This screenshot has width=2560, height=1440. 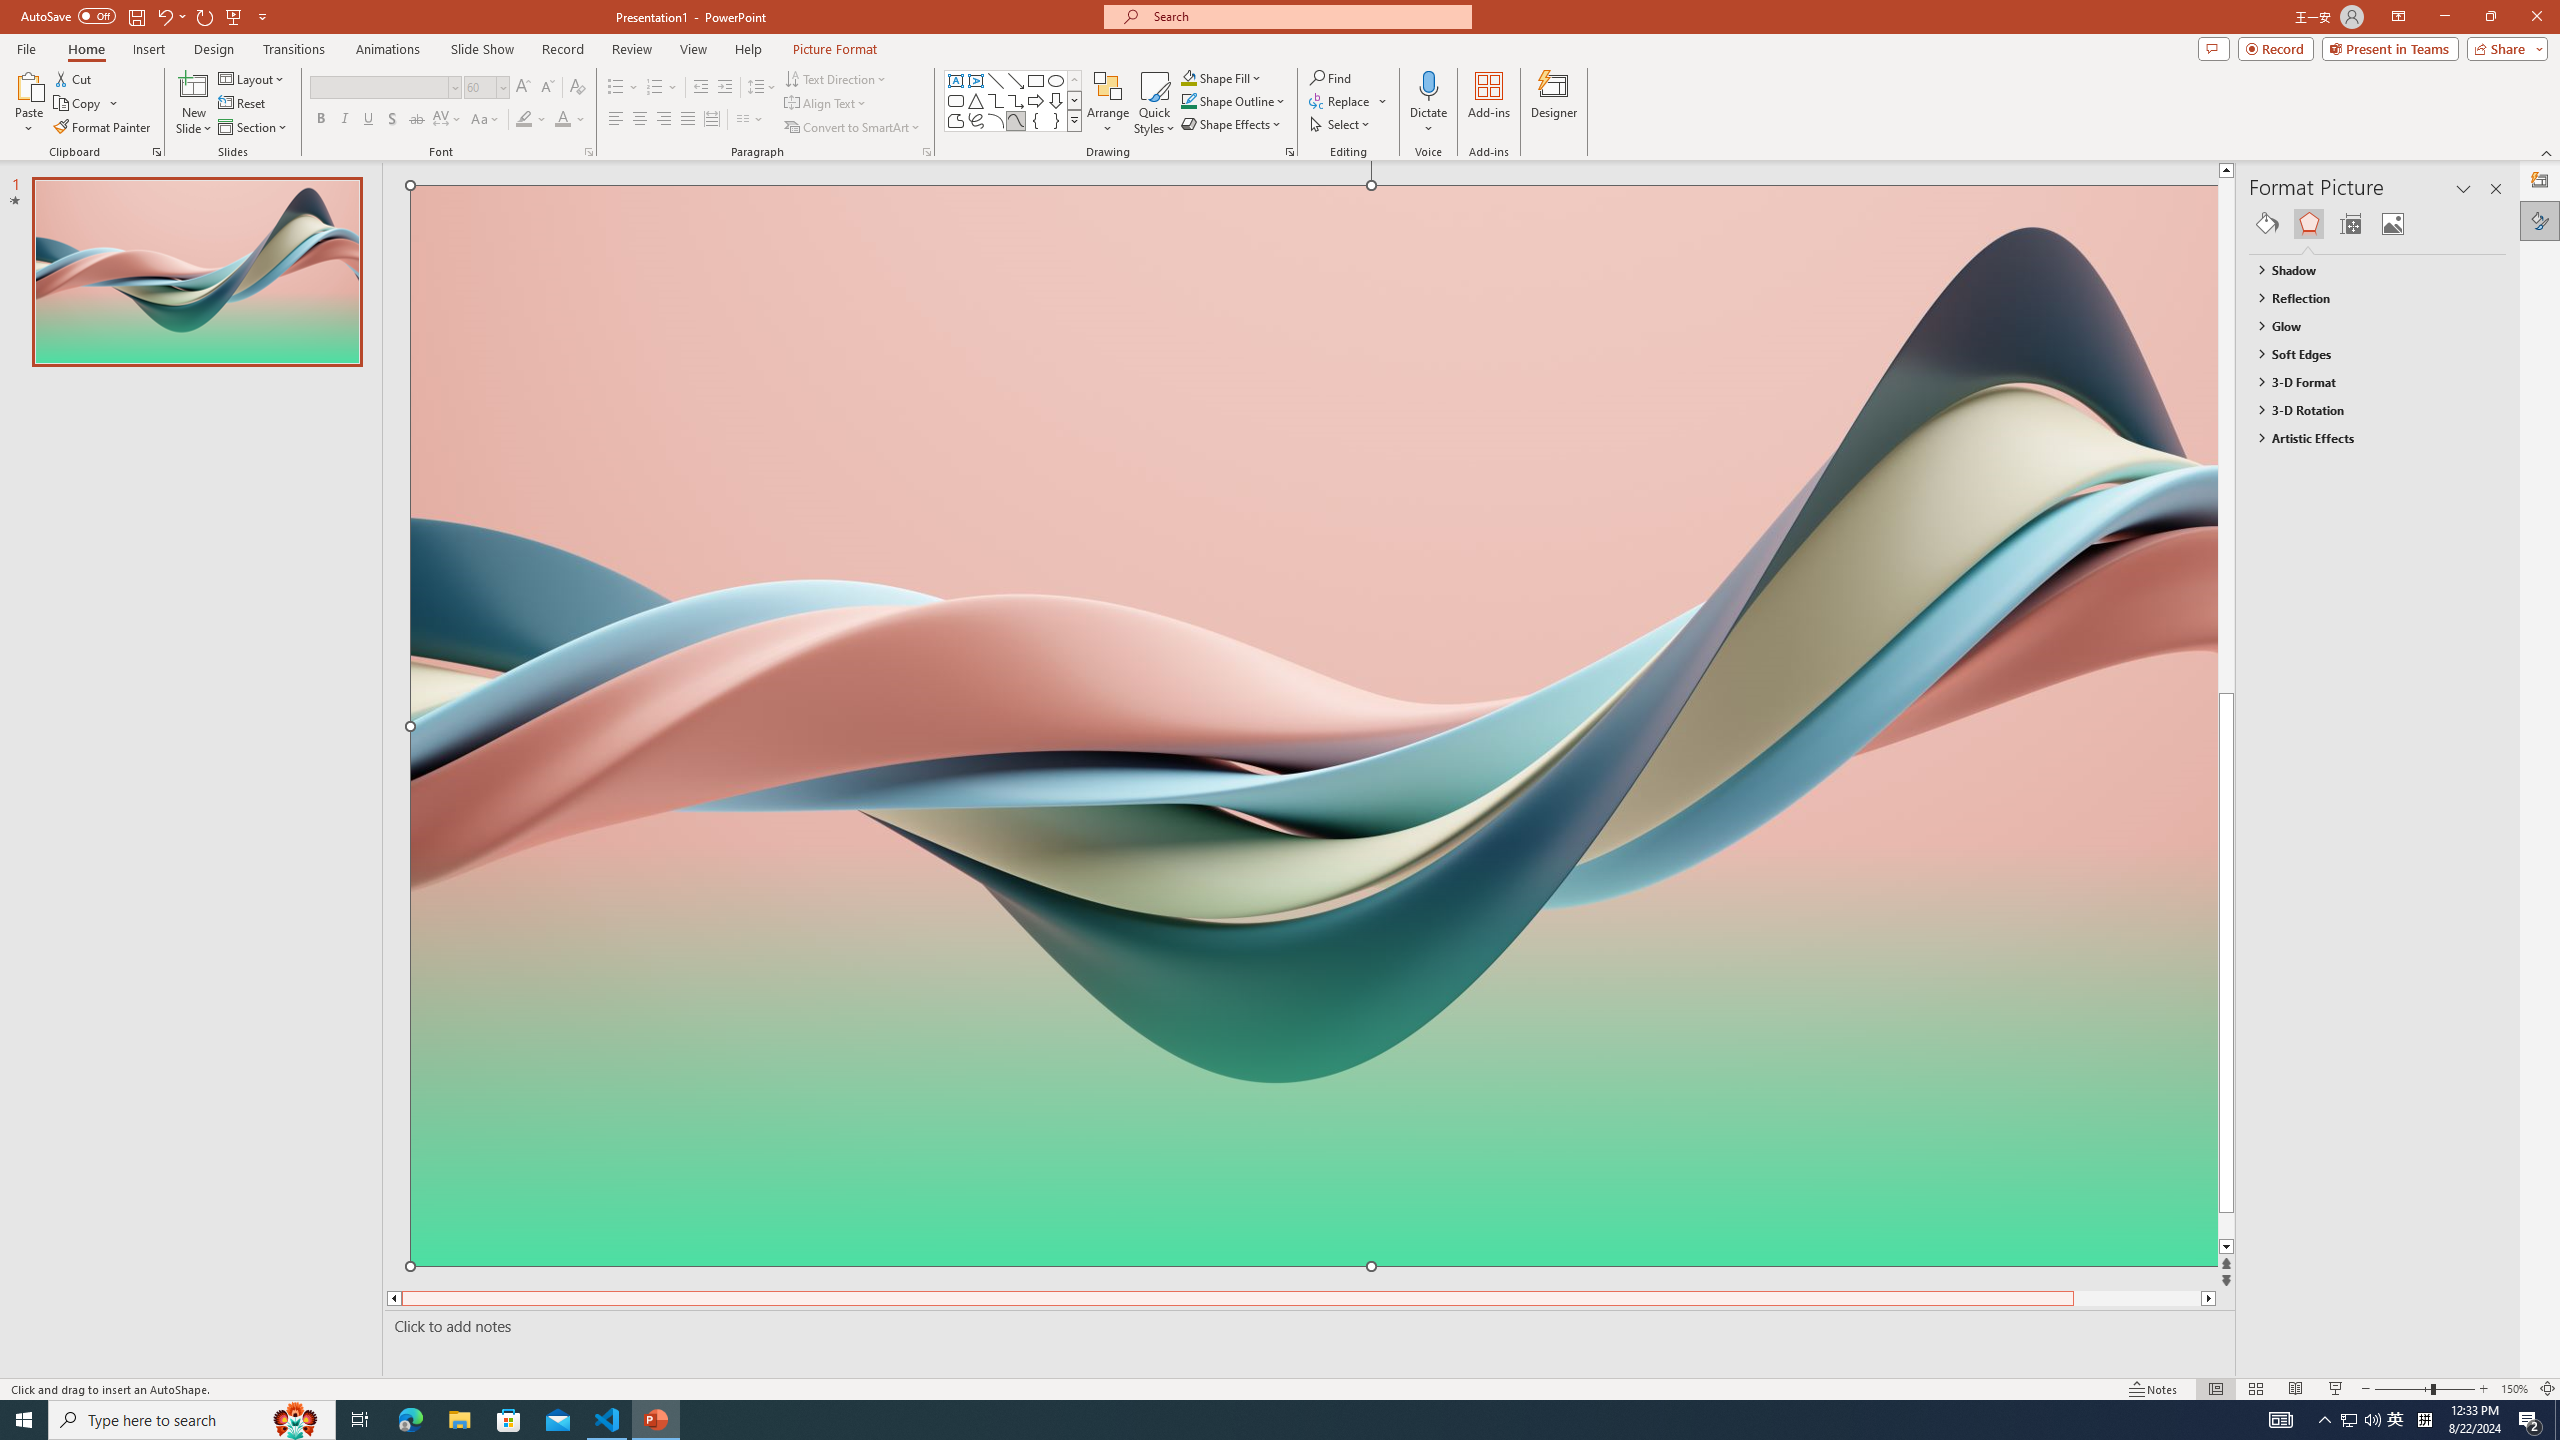 I want to click on '3-D Format', so click(x=2368, y=382).